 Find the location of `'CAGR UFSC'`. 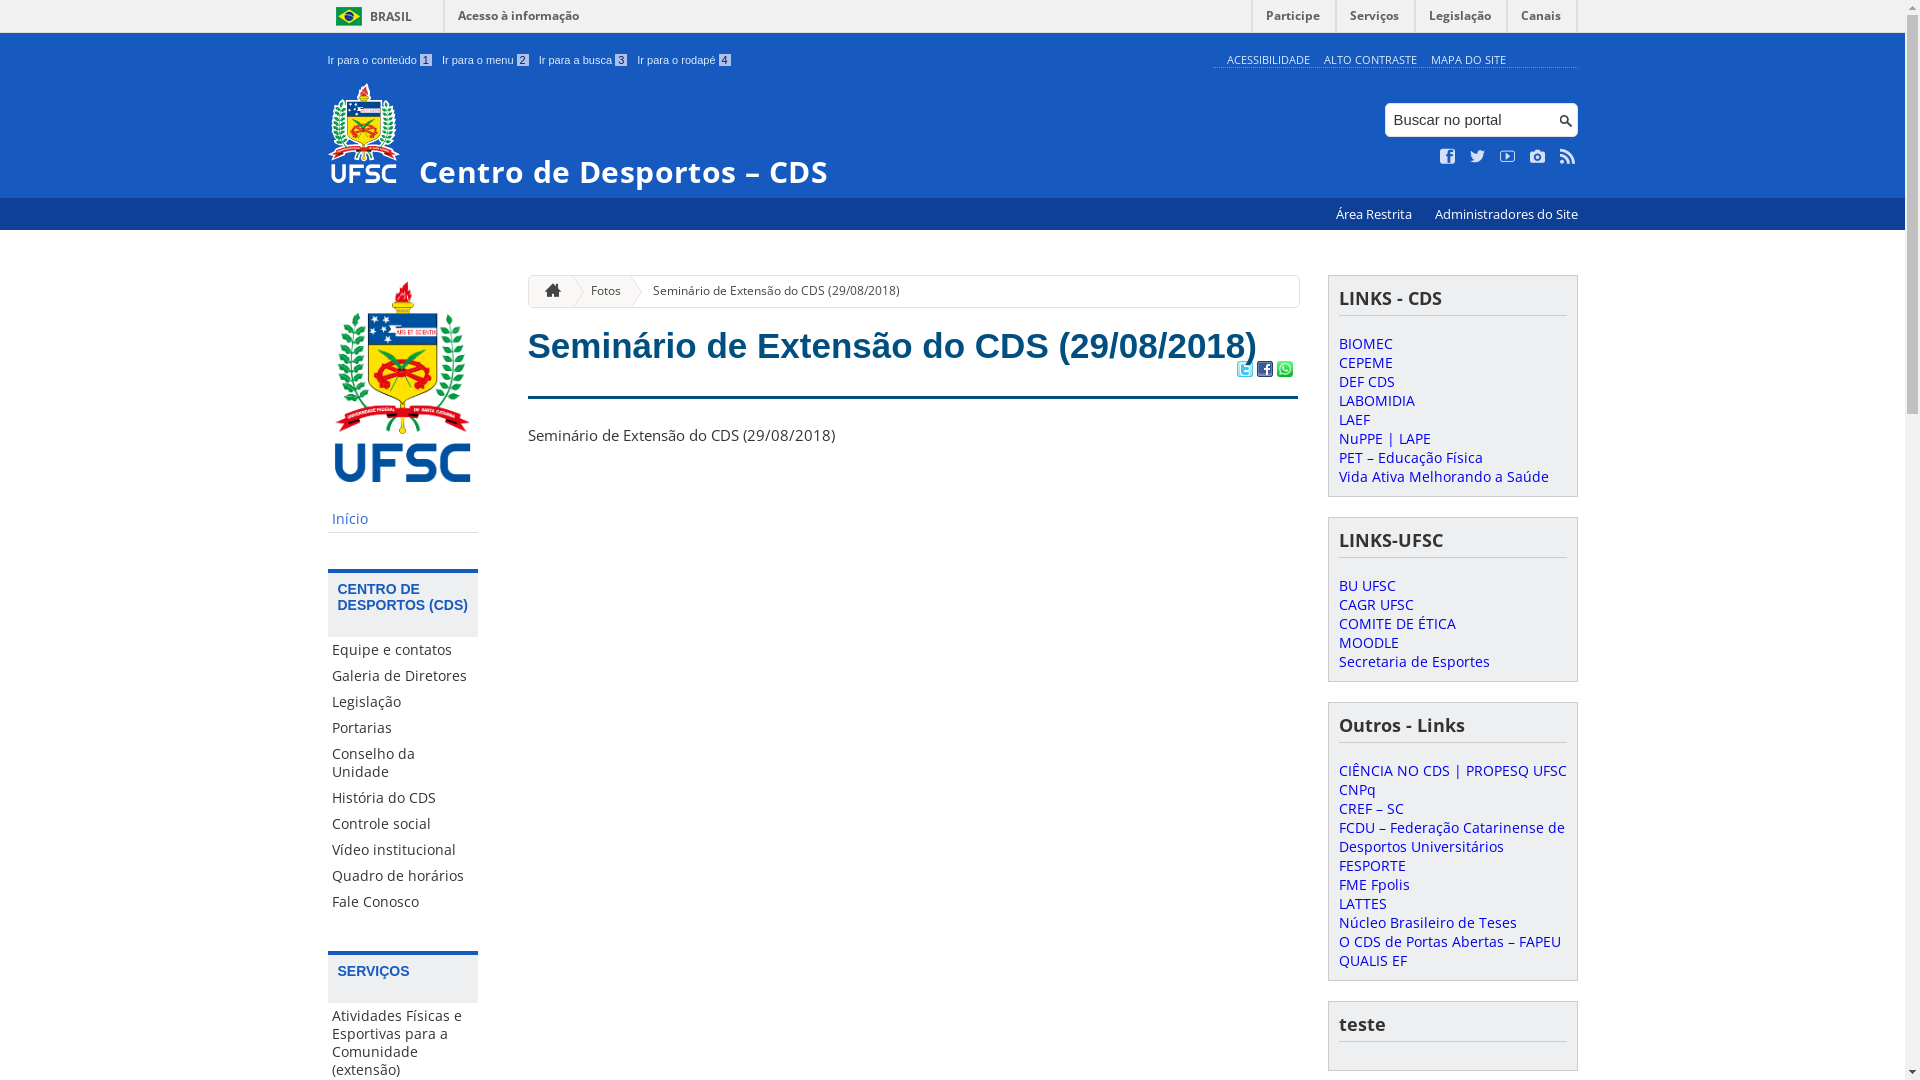

'CAGR UFSC' is located at coordinates (1338, 603).